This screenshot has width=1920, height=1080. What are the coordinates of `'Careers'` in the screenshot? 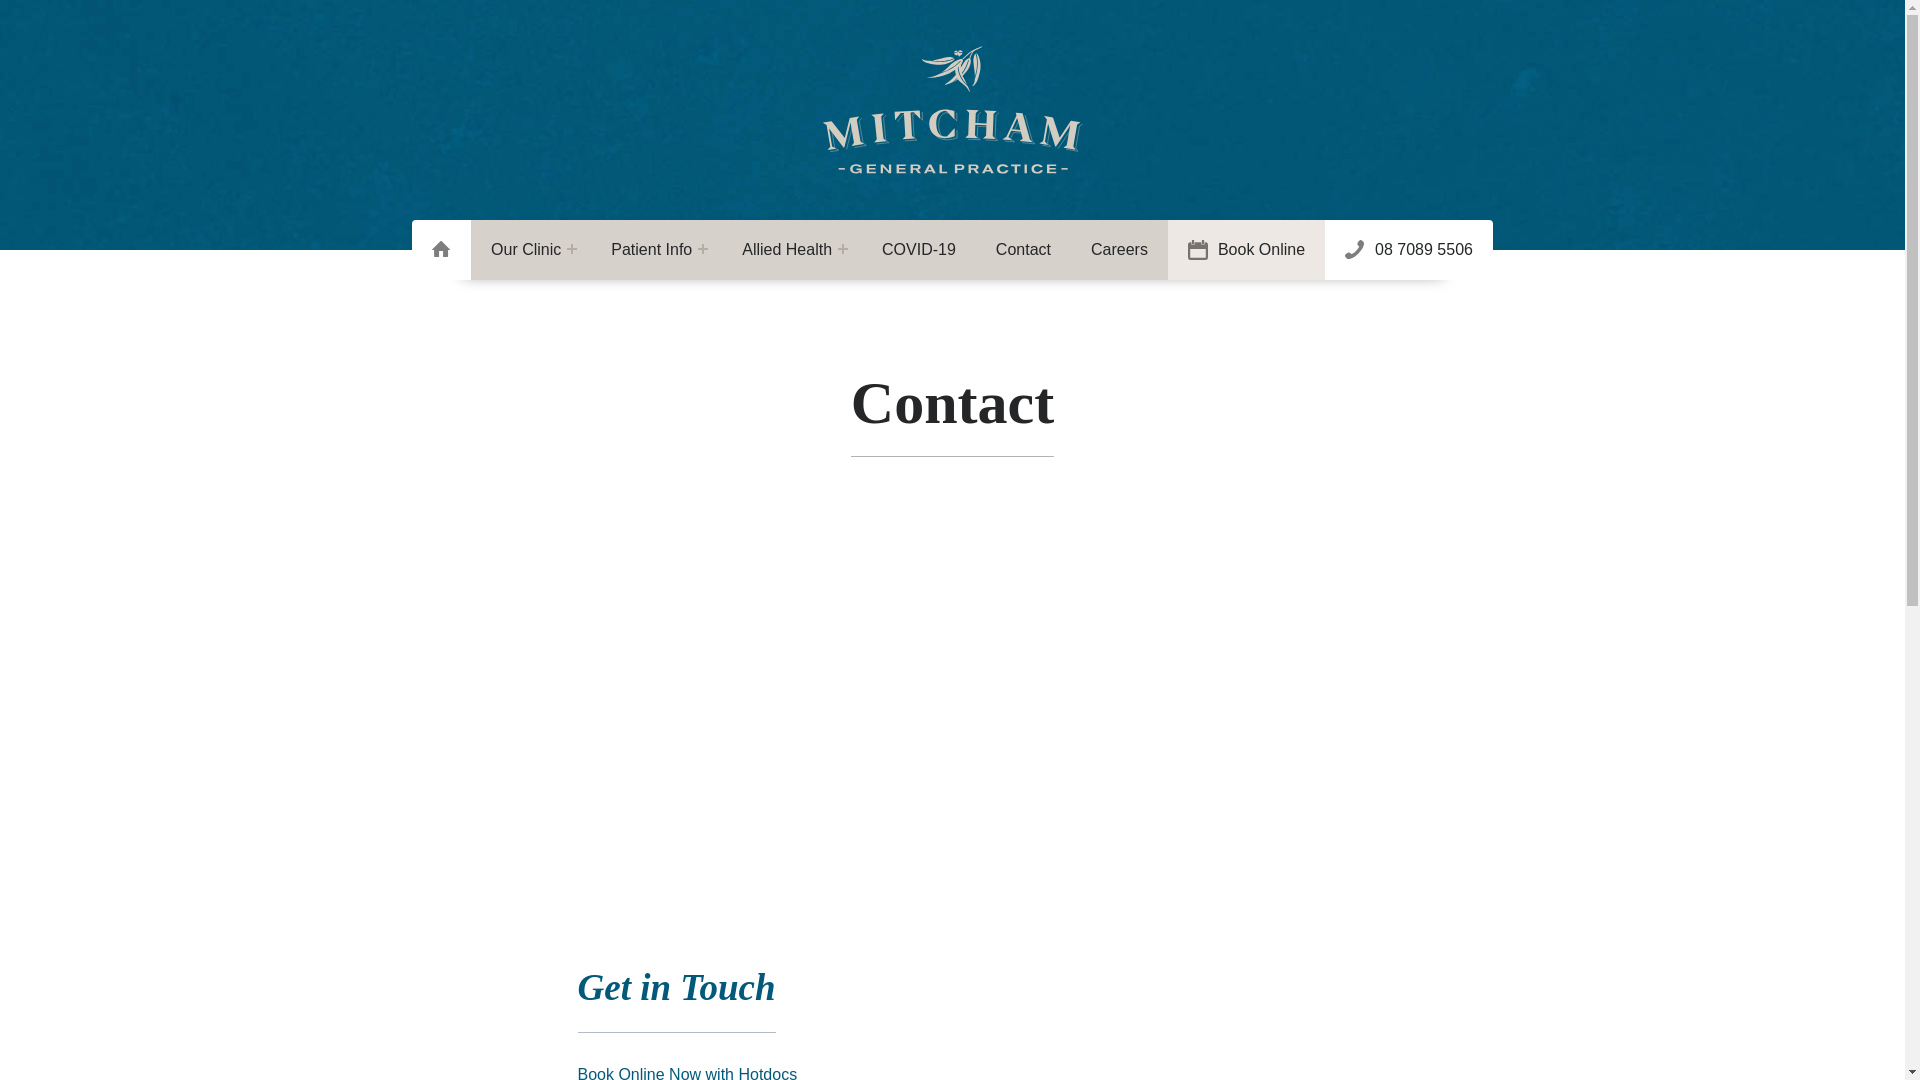 It's located at (1118, 249).